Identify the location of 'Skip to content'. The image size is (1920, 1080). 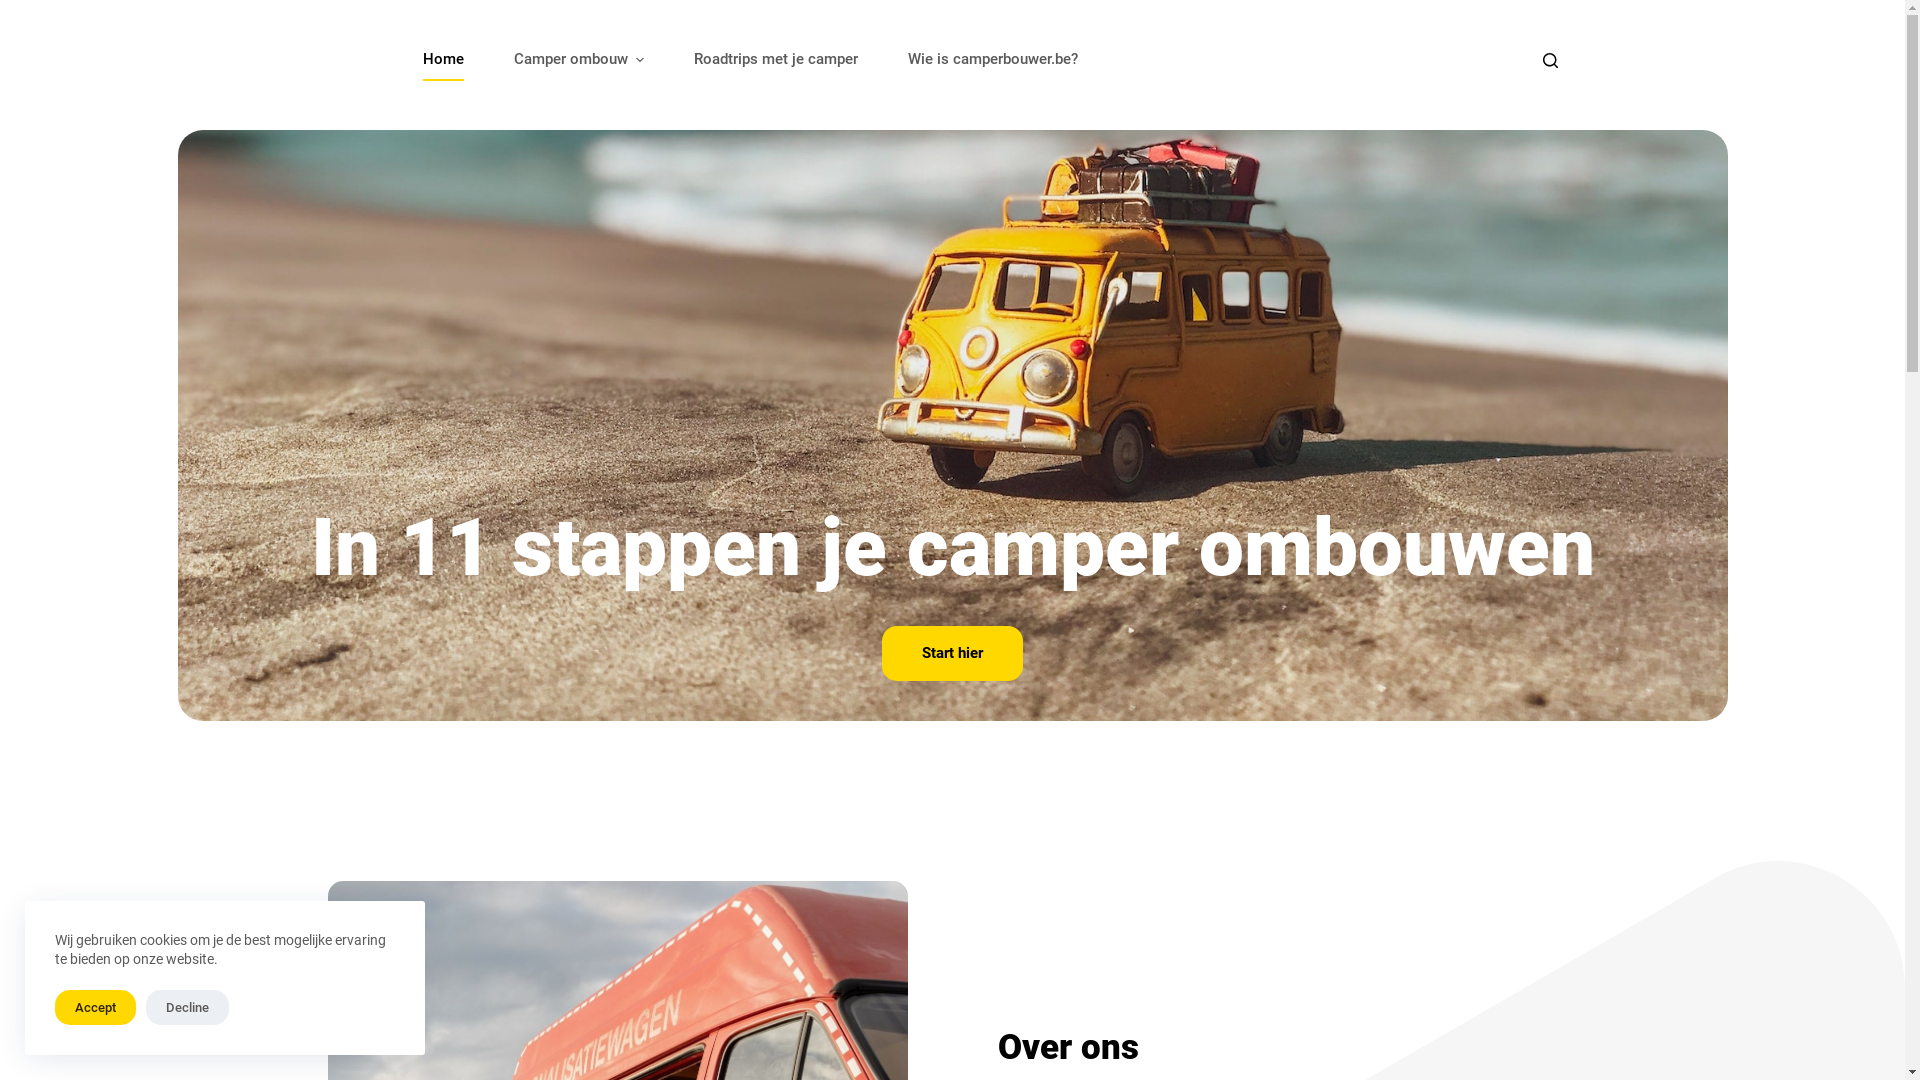
(19, 10).